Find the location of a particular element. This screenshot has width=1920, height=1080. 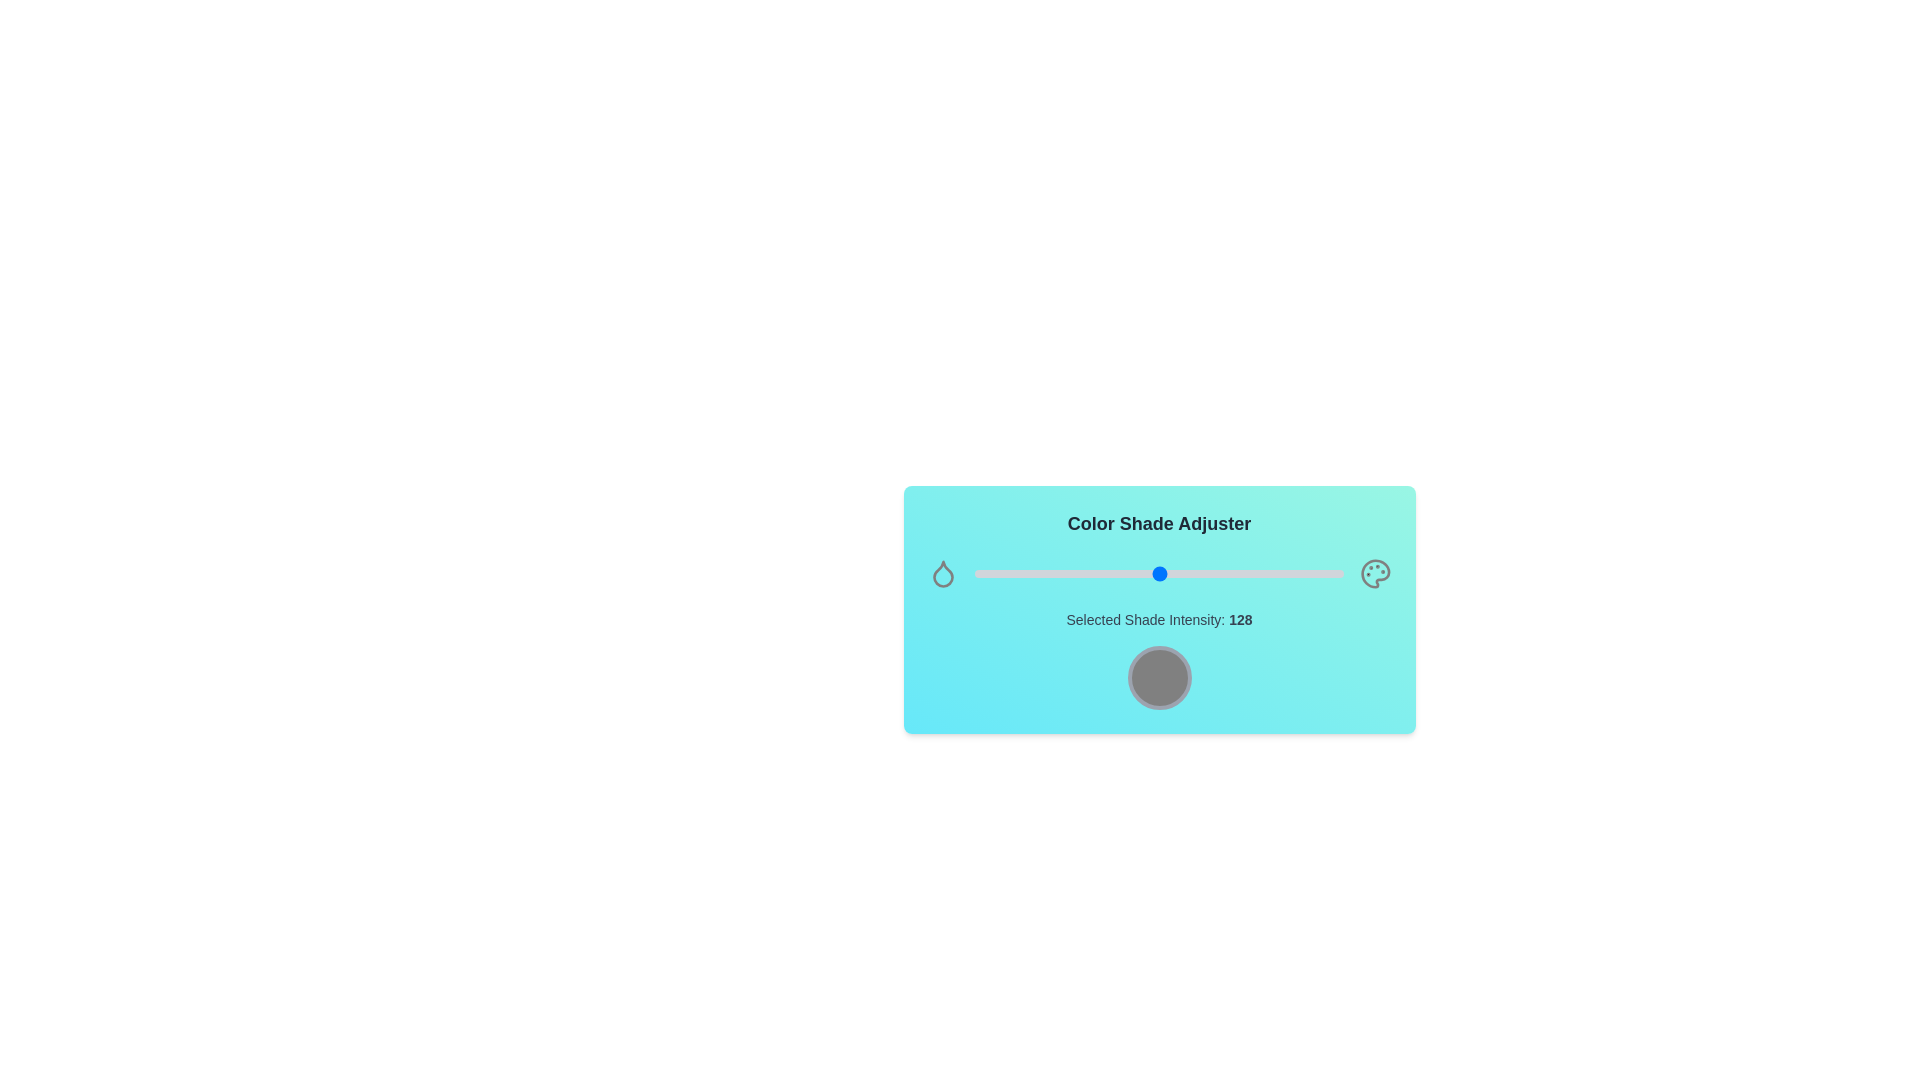

the shade intensity to 103 by interacting with the slider is located at coordinates (1123, 574).